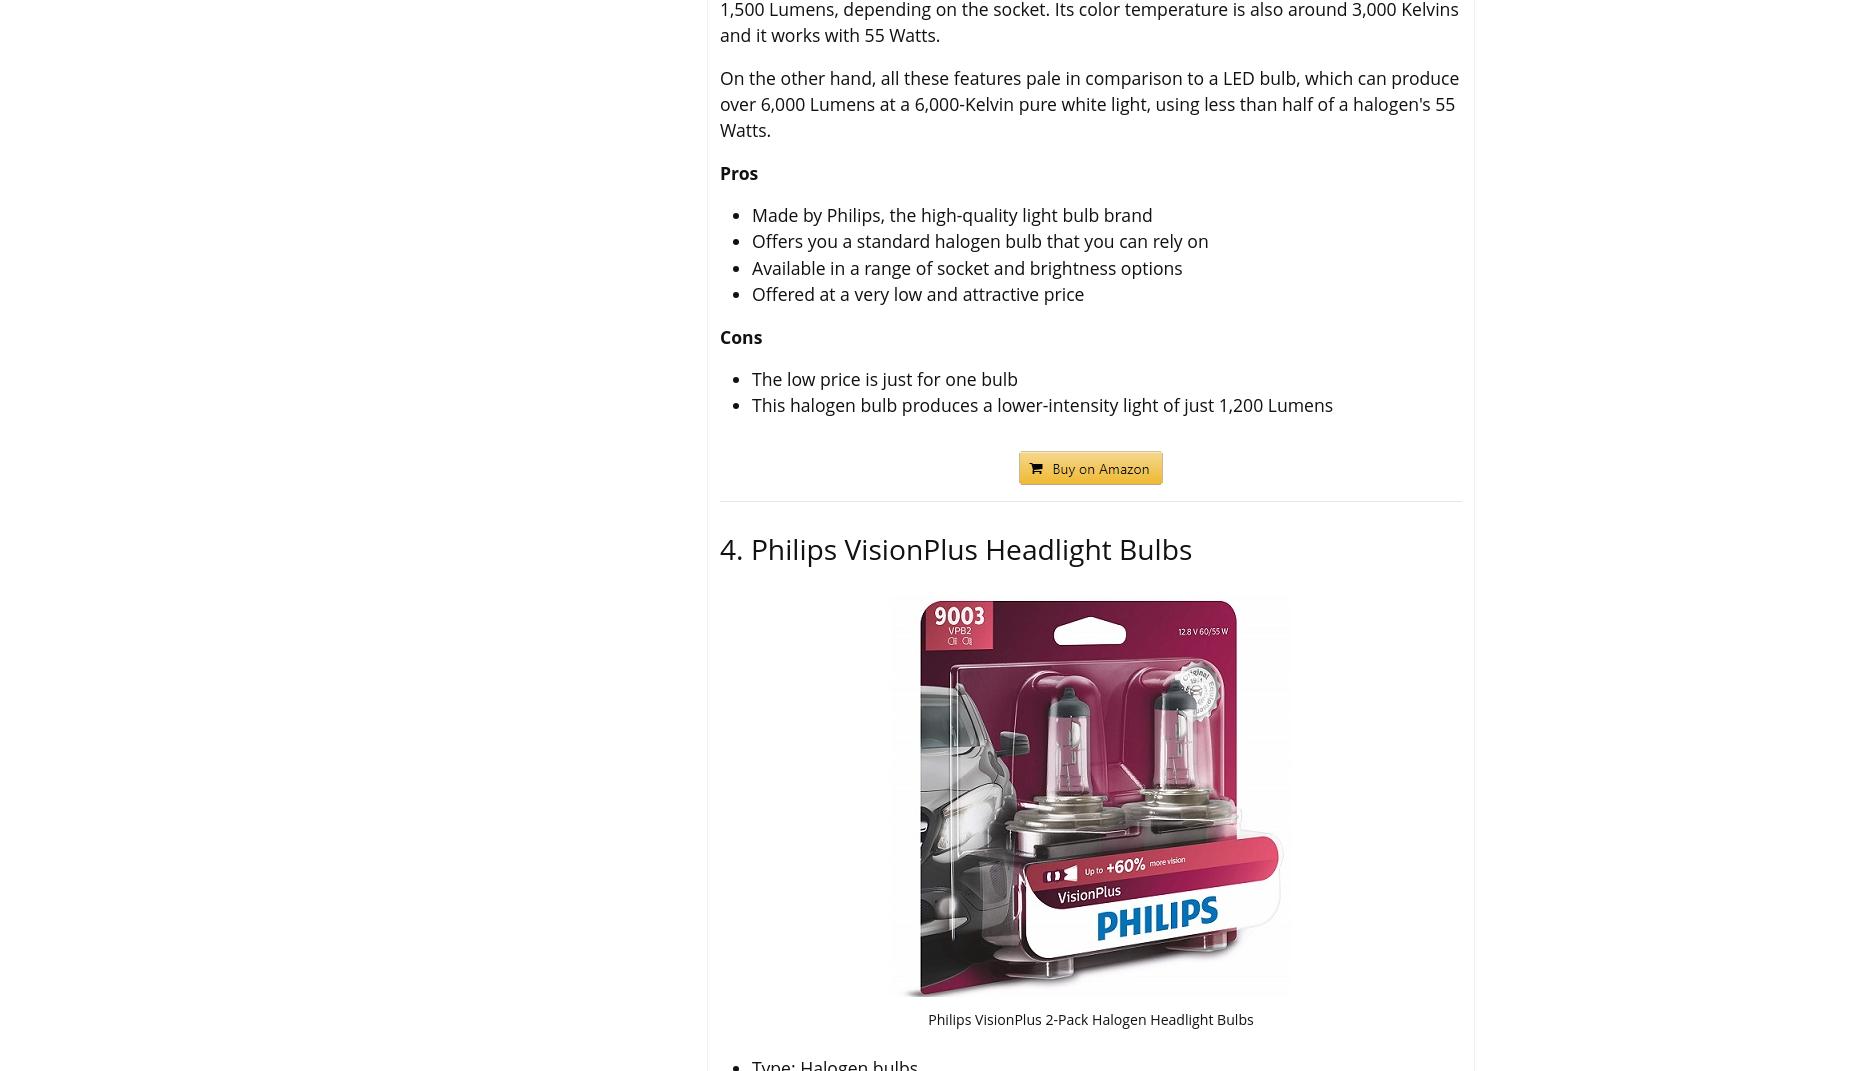  What do you see at coordinates (978, 240) in the screenshot?
I see `'Offers you a standard halogen bulb that you can rely on'` at bounding box center [978, 240].